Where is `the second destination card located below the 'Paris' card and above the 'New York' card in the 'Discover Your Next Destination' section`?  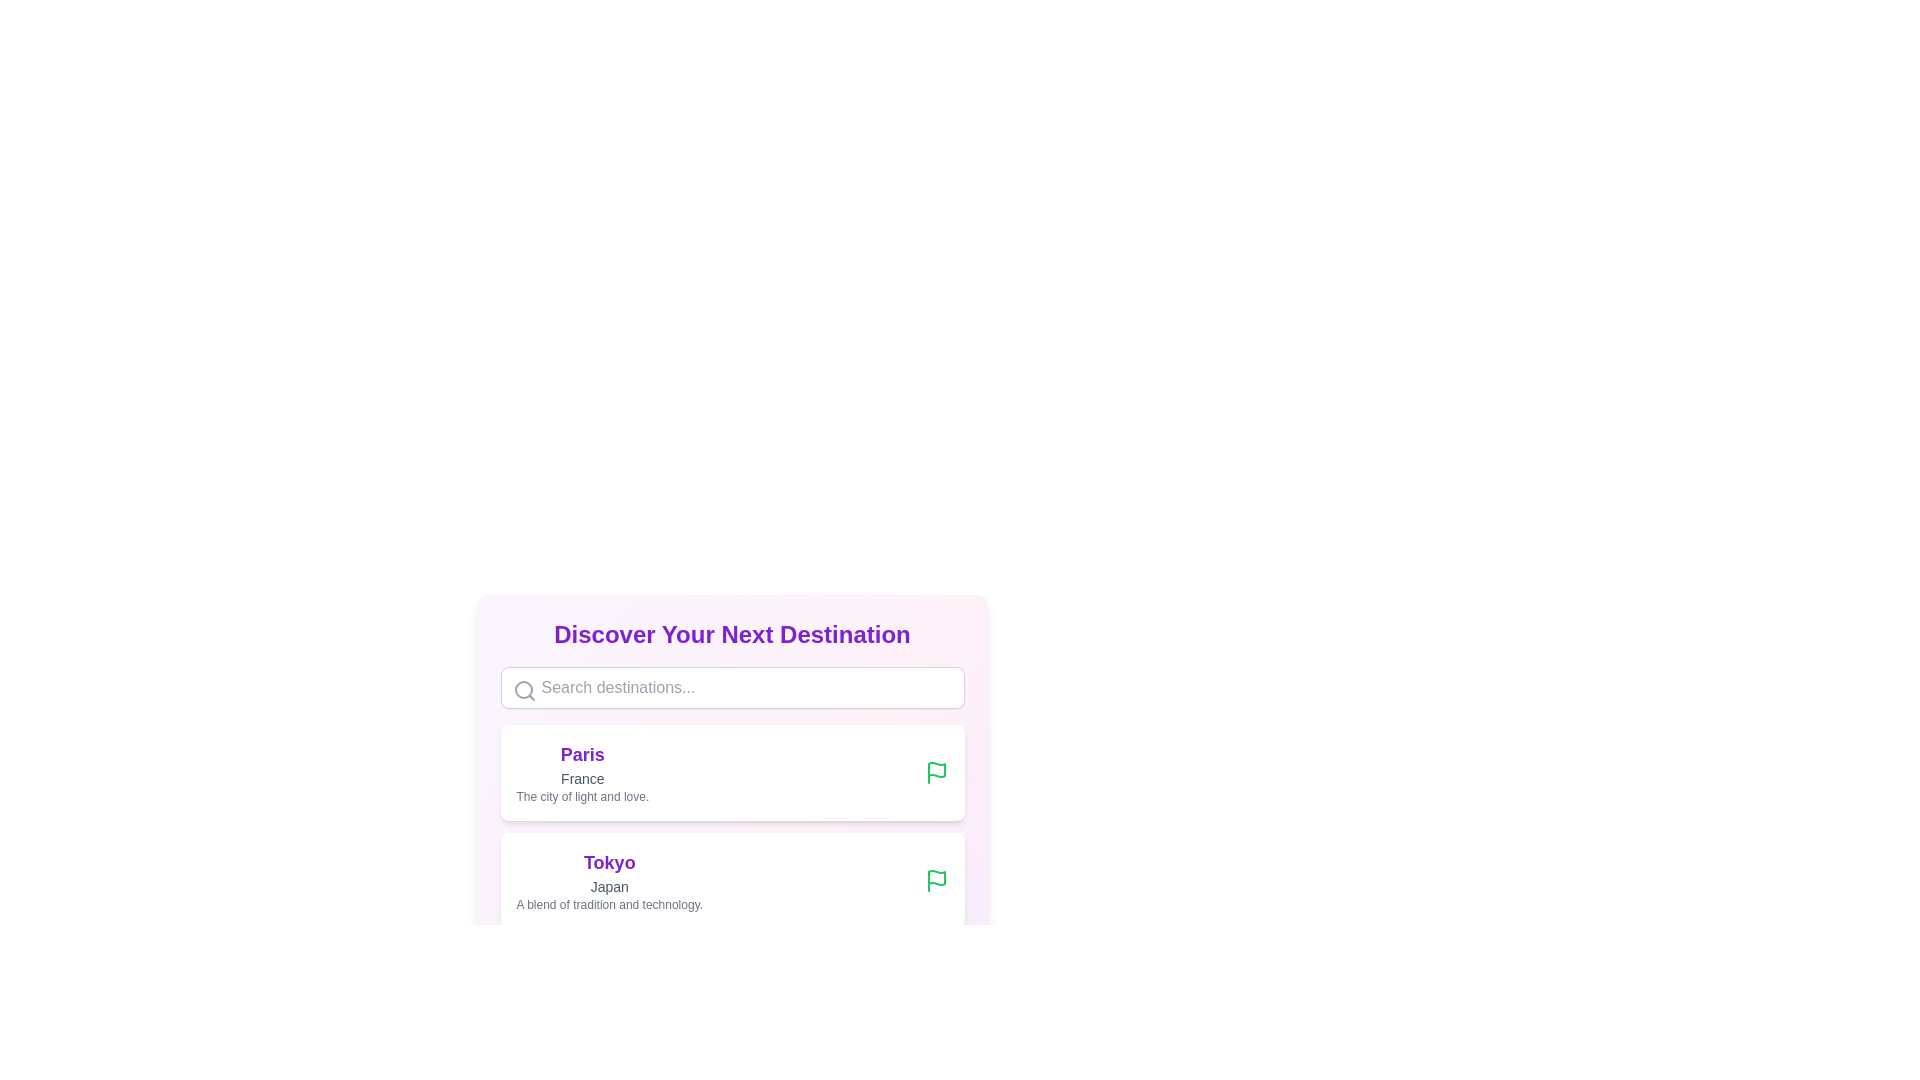
the second destination card located below the 'Paris' card and above the 'New York' card in the 'Discover Your Next Destination' section is located at coordinates (731, 879).